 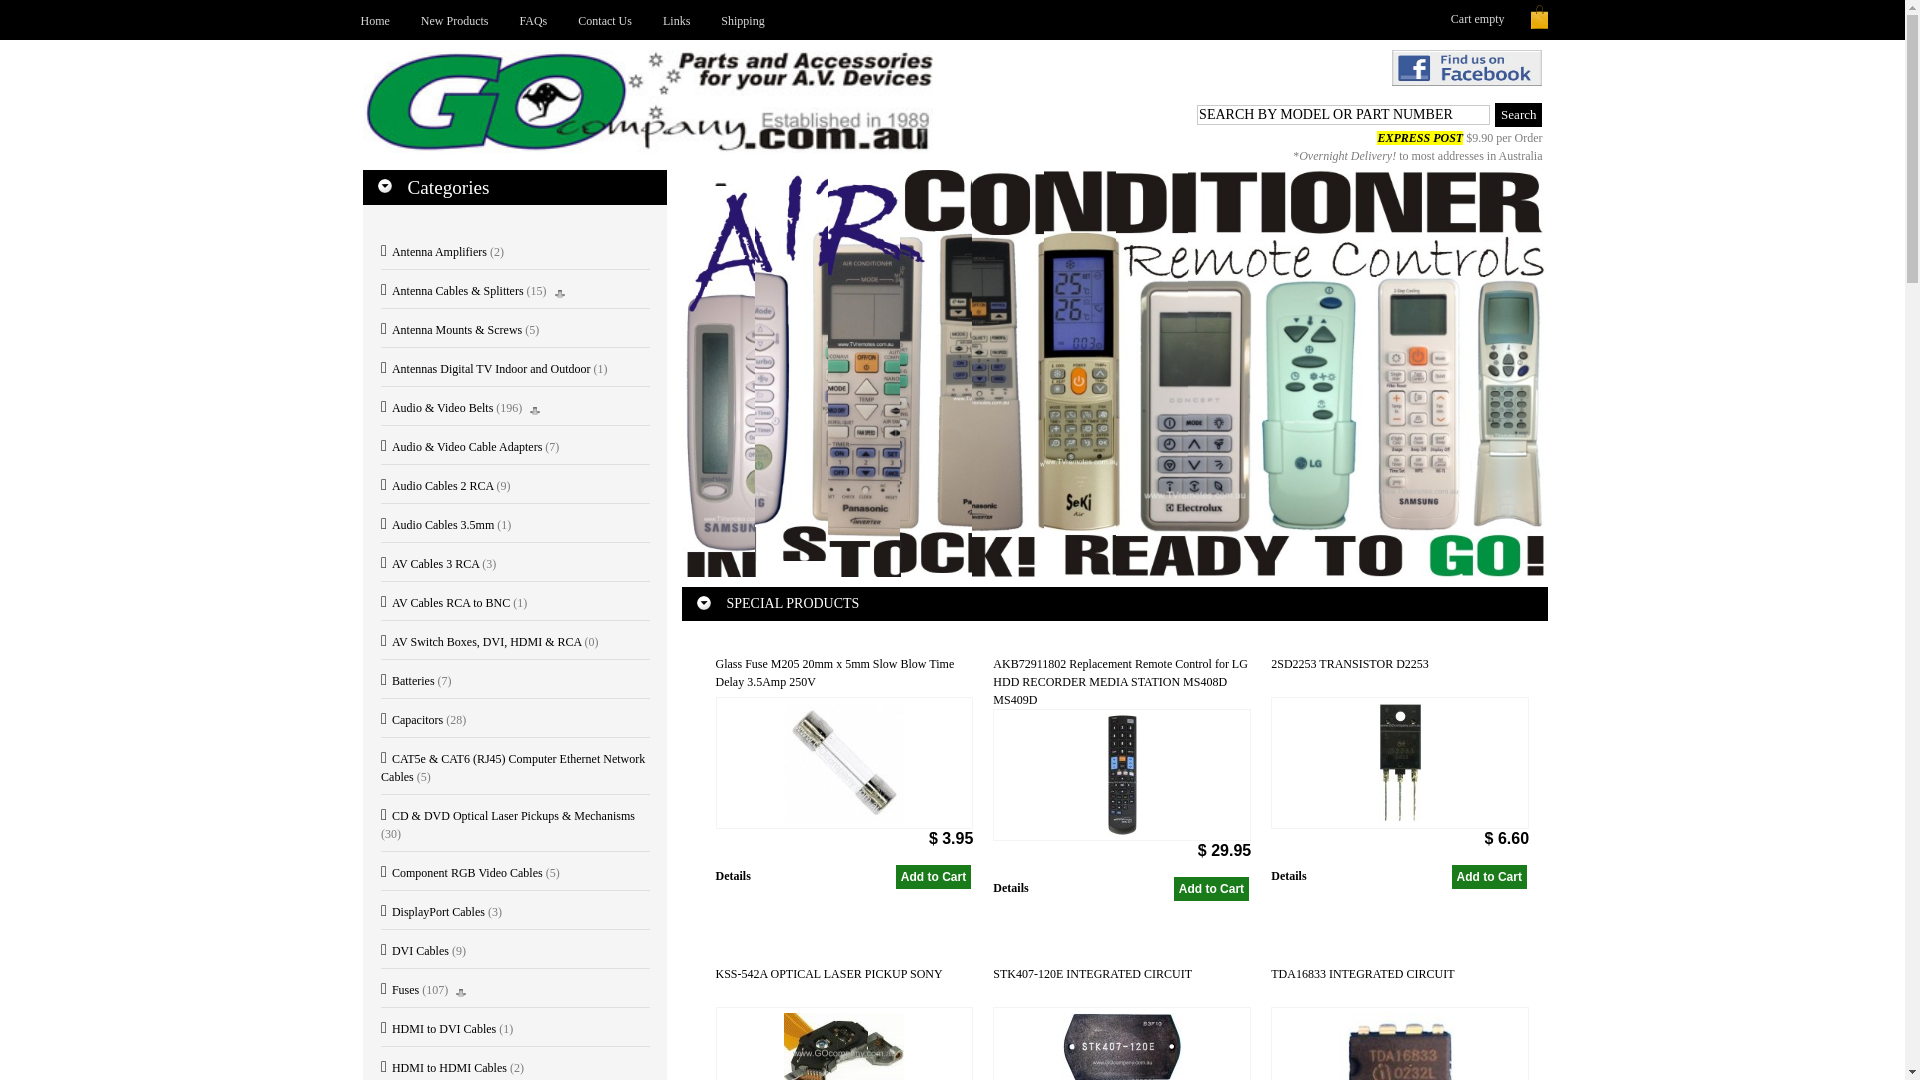 What do you see at coordinates (1399, 763) in the screenshot?
I see `'2SD2253 TRANSISTOR D2253'` at bounding box center [1399, 763].